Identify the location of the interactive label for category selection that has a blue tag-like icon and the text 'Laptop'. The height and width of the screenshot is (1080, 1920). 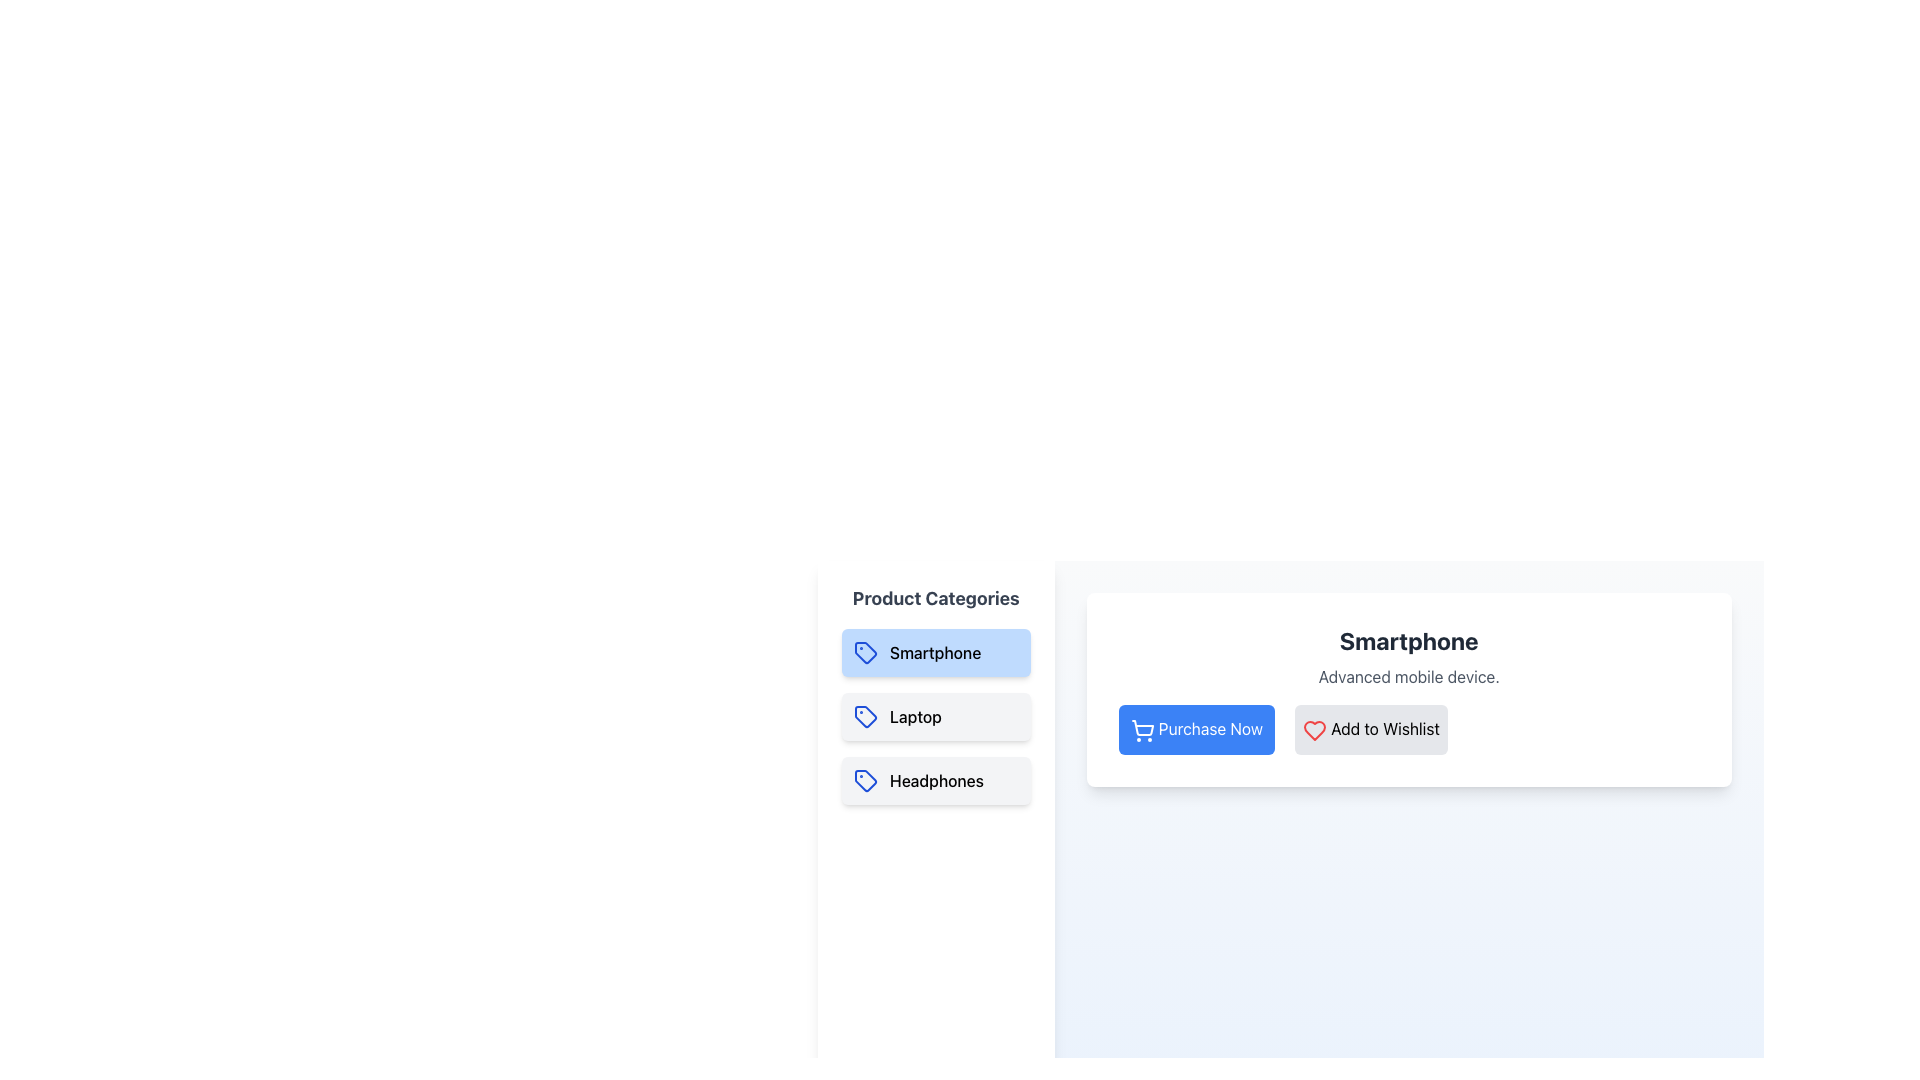
(935, 716).